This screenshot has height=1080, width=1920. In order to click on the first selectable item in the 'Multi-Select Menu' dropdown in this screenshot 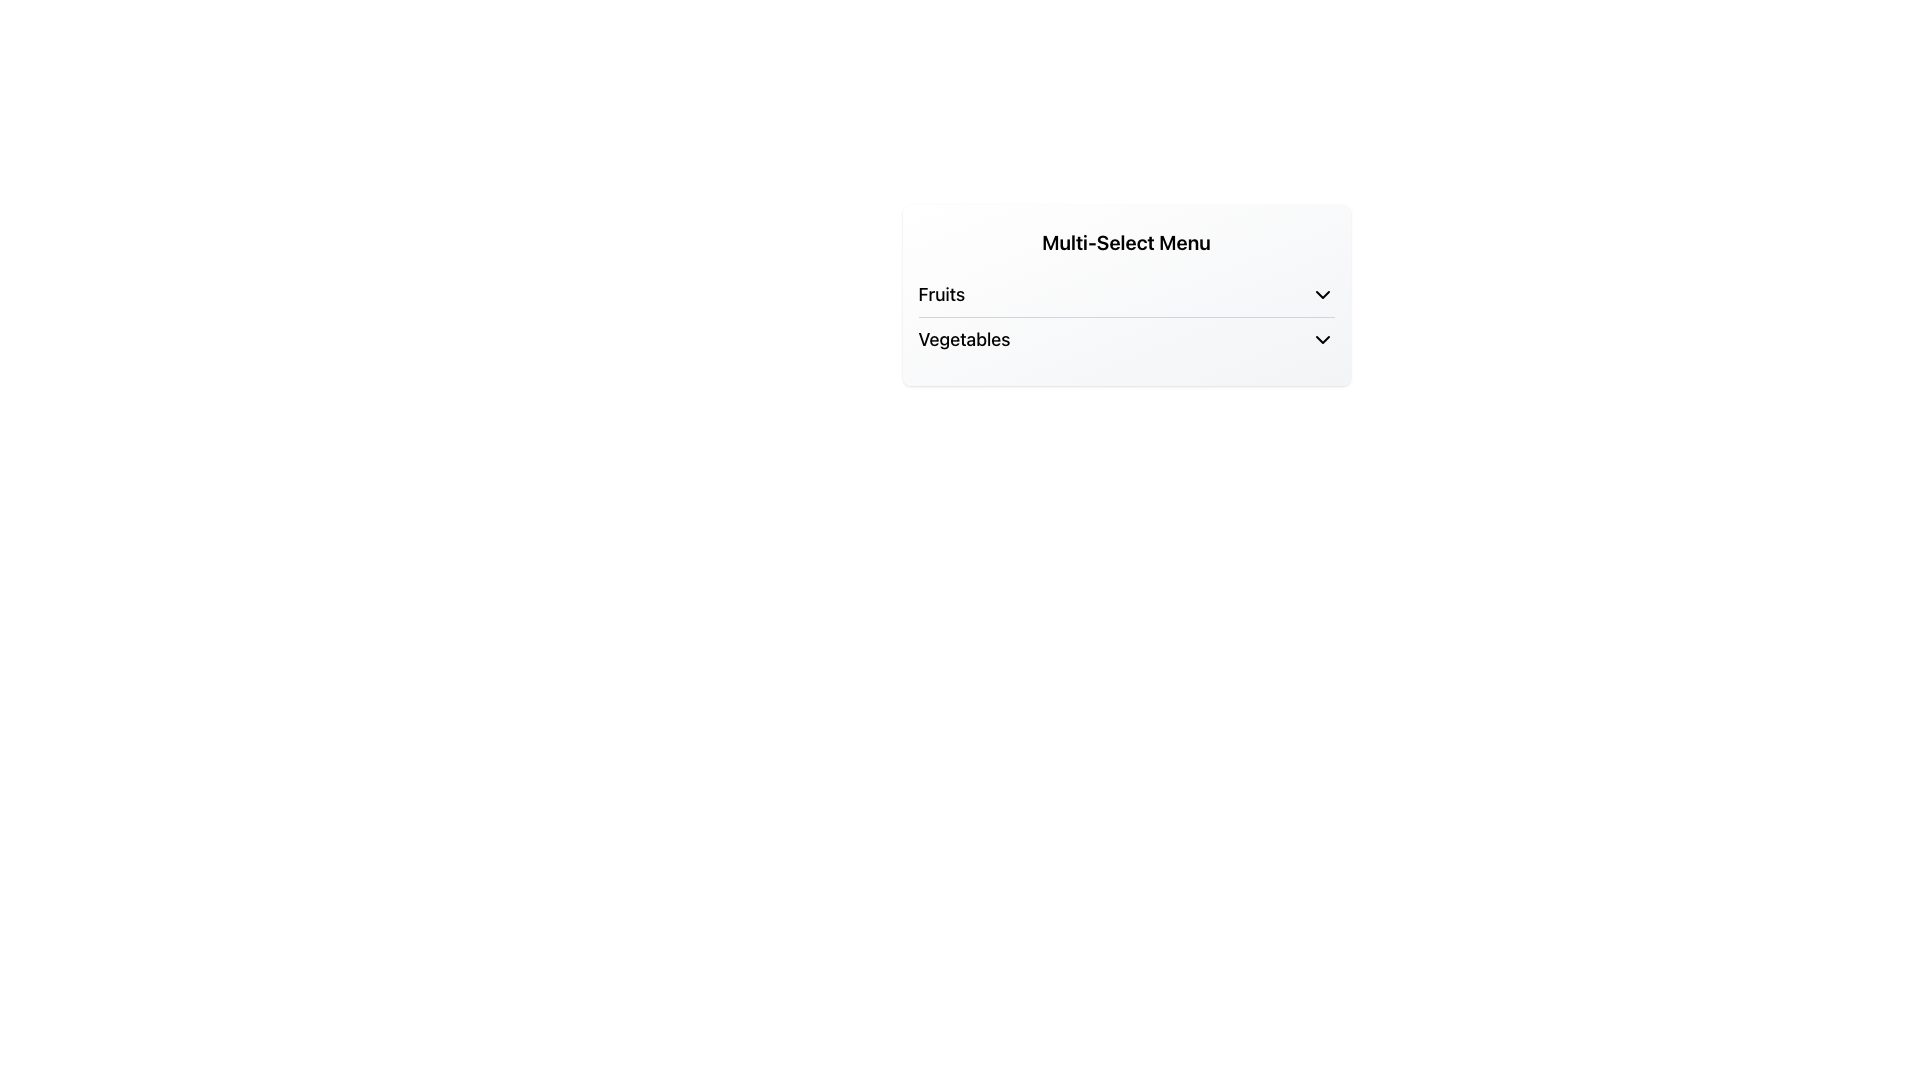, I will do `click(1126, 294)`.